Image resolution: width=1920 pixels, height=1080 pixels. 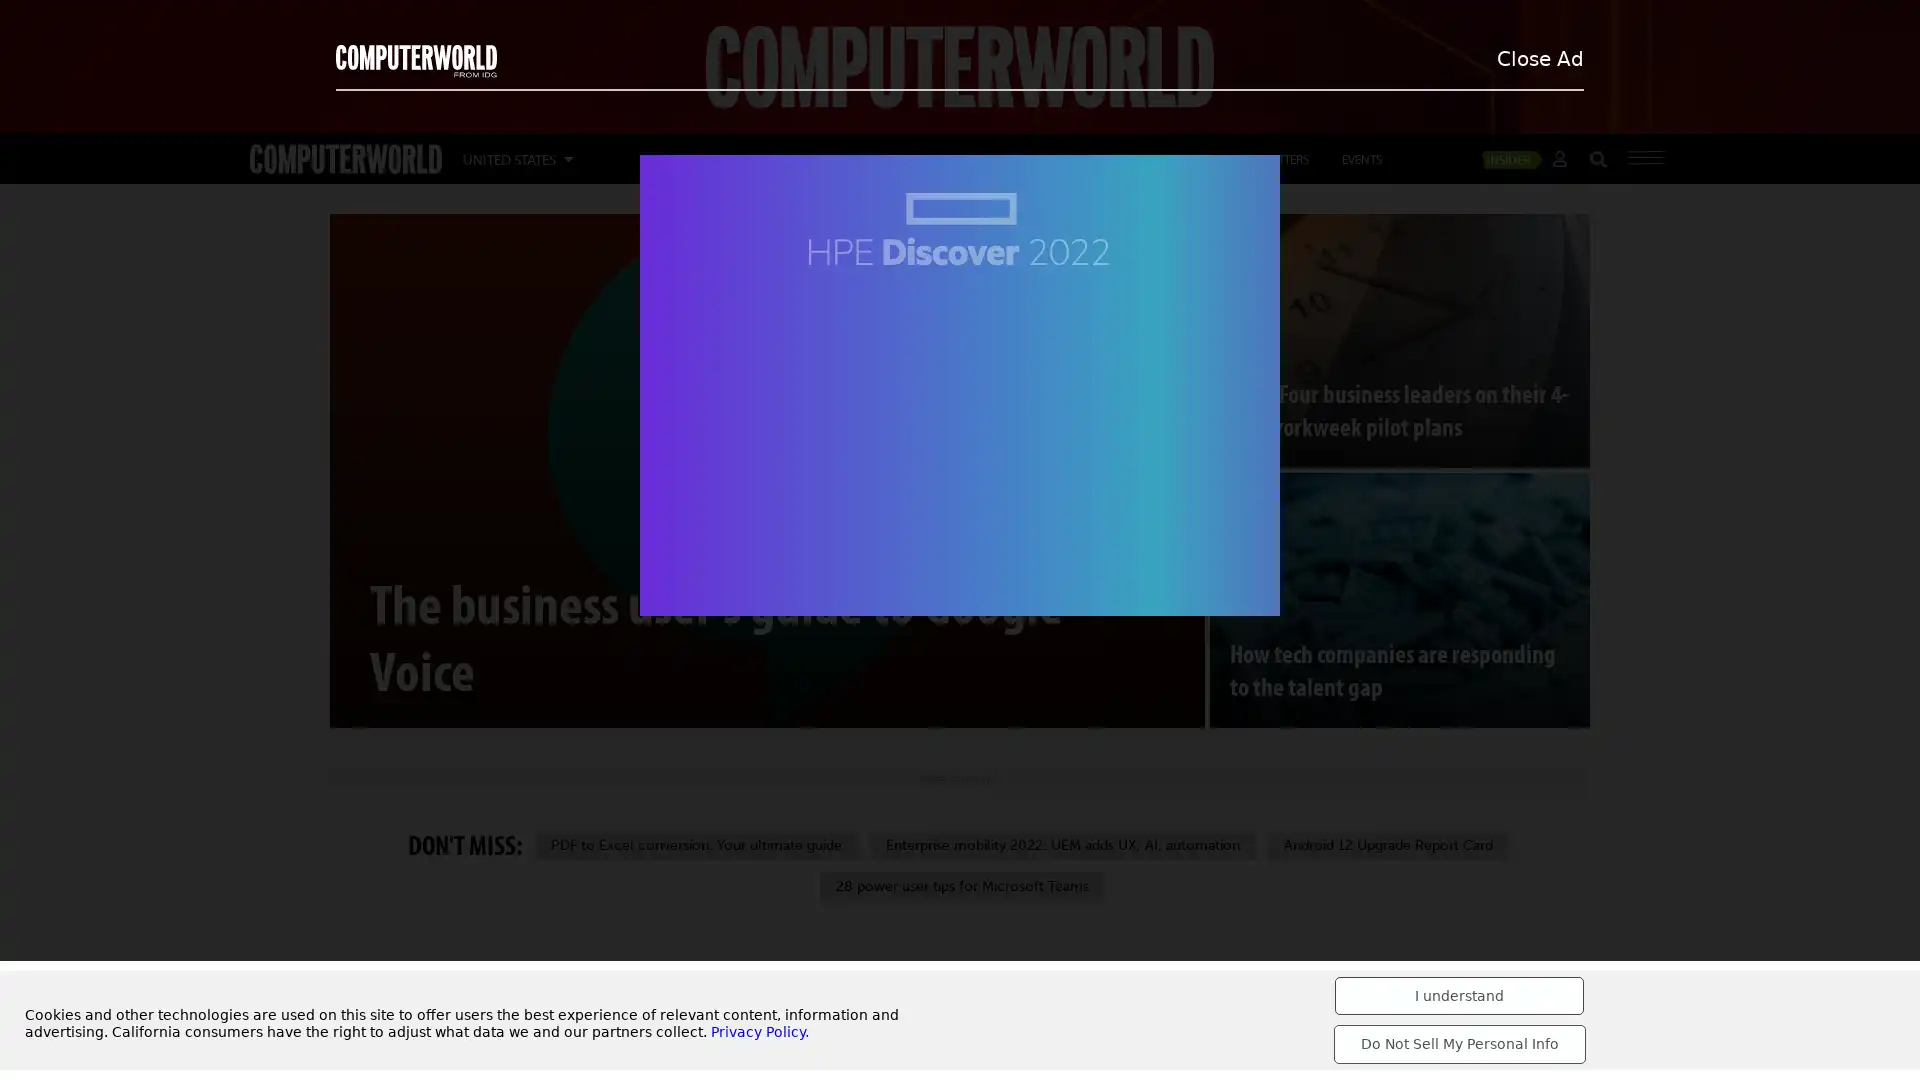 I want to click on Link to Learn about insider page, so click(x=1034, y=122).